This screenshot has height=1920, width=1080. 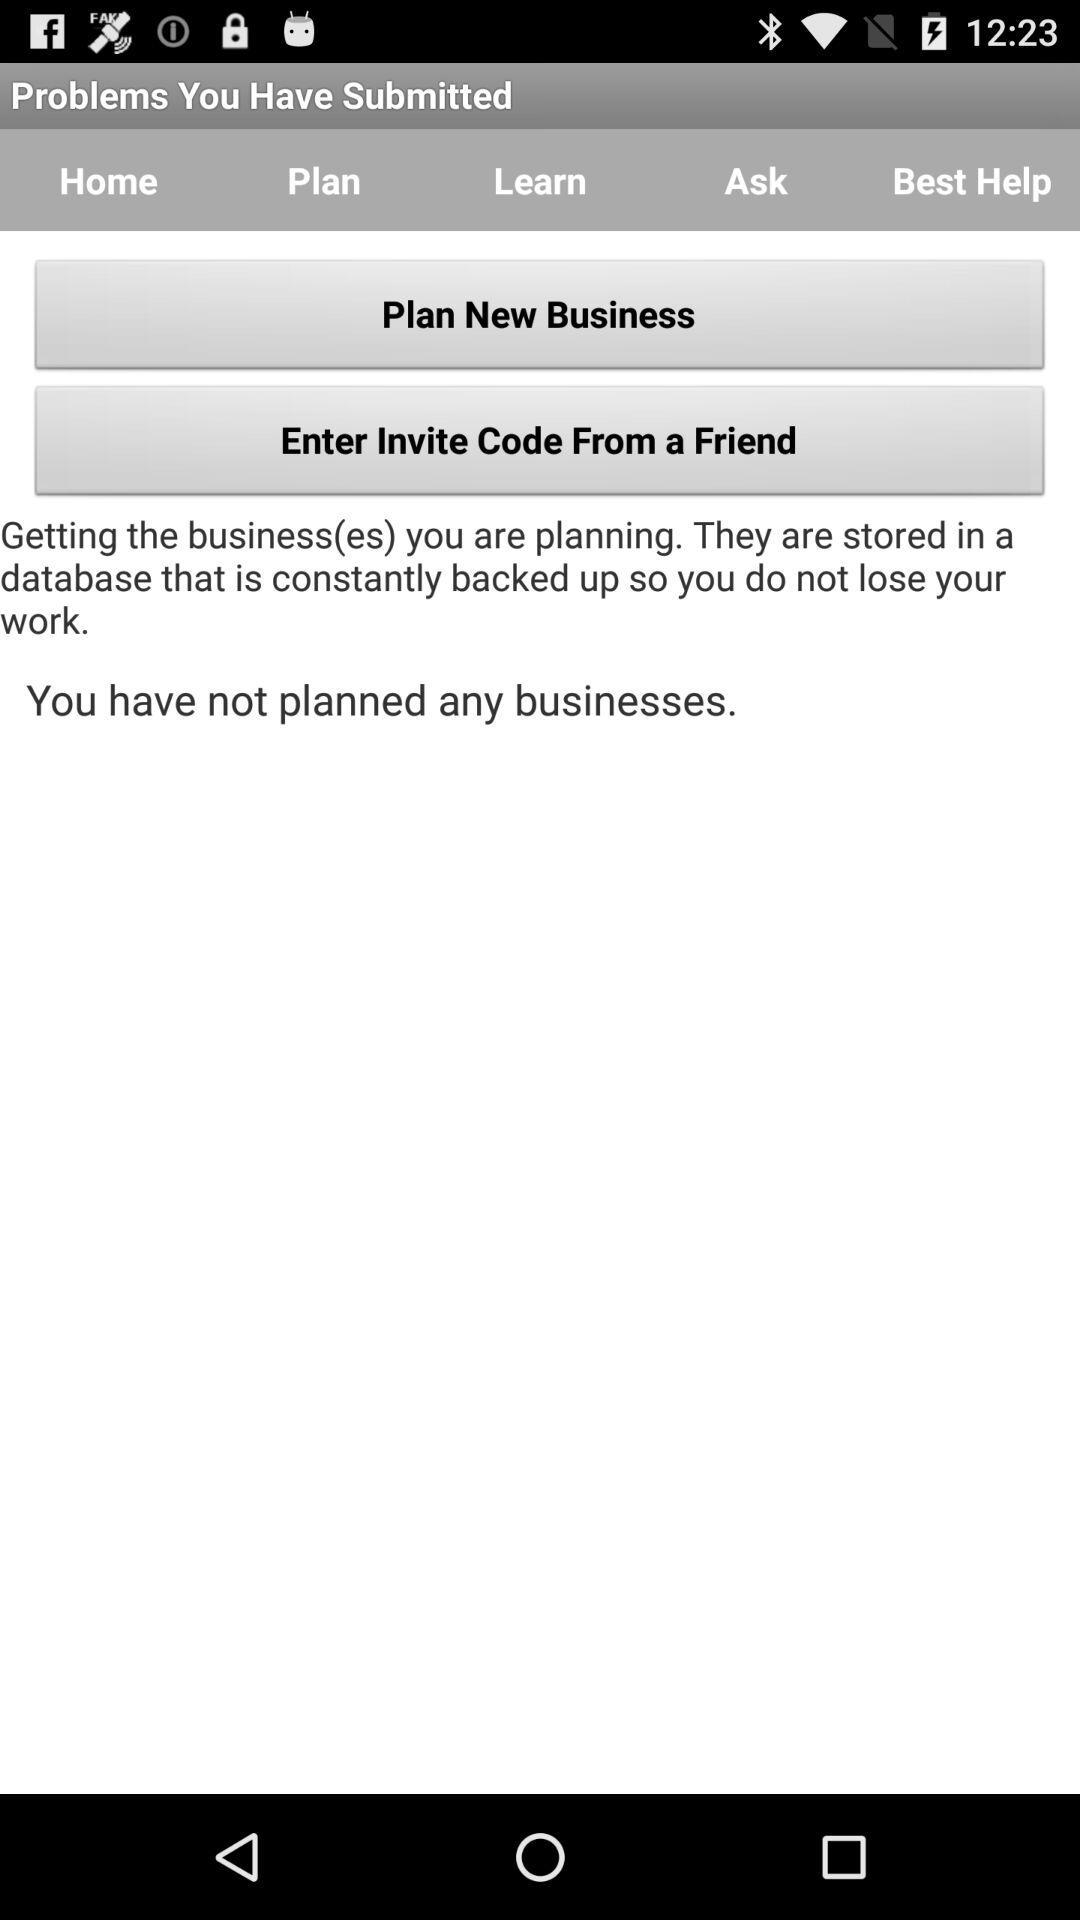 What do you see at coordinates (540, 180) in the screenshot?
I see `the learn` at bounding box center [540, 180].